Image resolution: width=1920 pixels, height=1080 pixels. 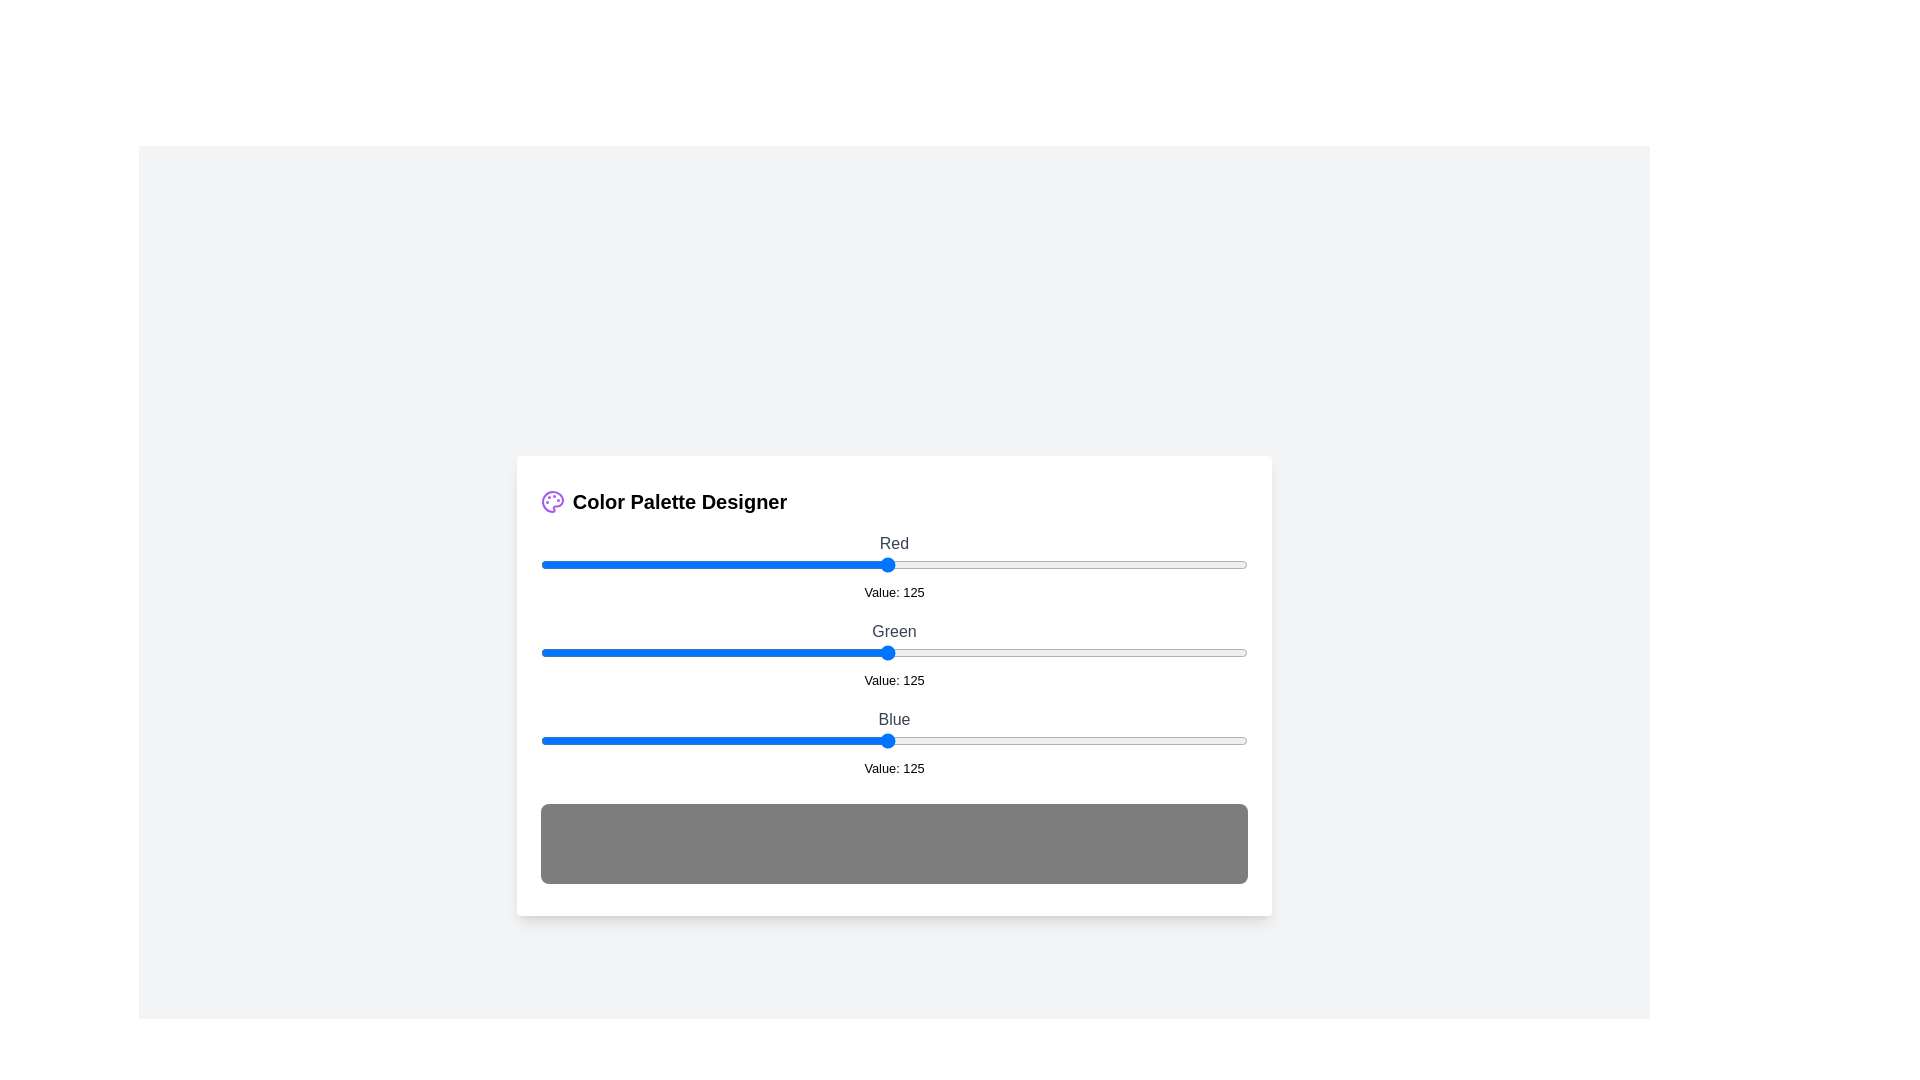 I want to click on the 0 slider to 69, so click(x=731, y=564).